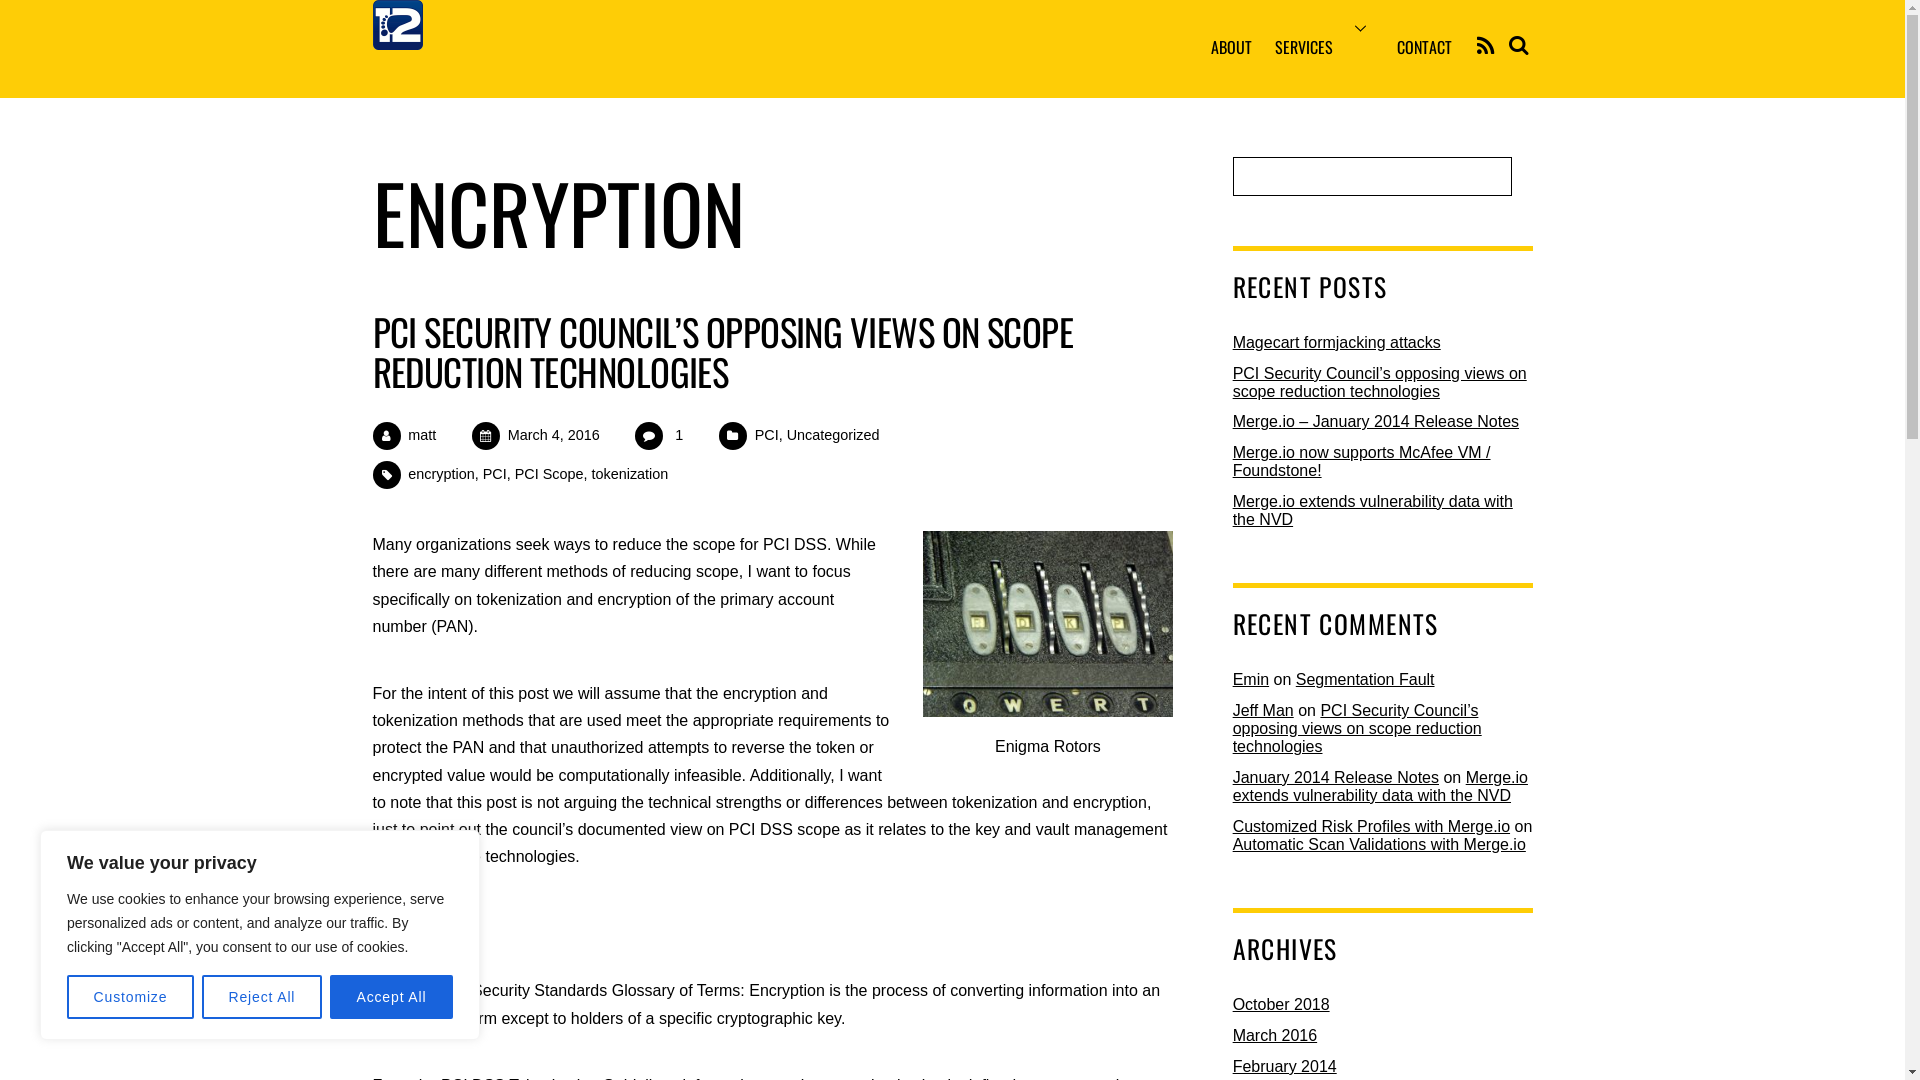 This screenshot has height=1080, width=1920. What do you see at coordinates (440, 474) in the screenshot?
I see `'encryption'` at bounding box center [440, 474].